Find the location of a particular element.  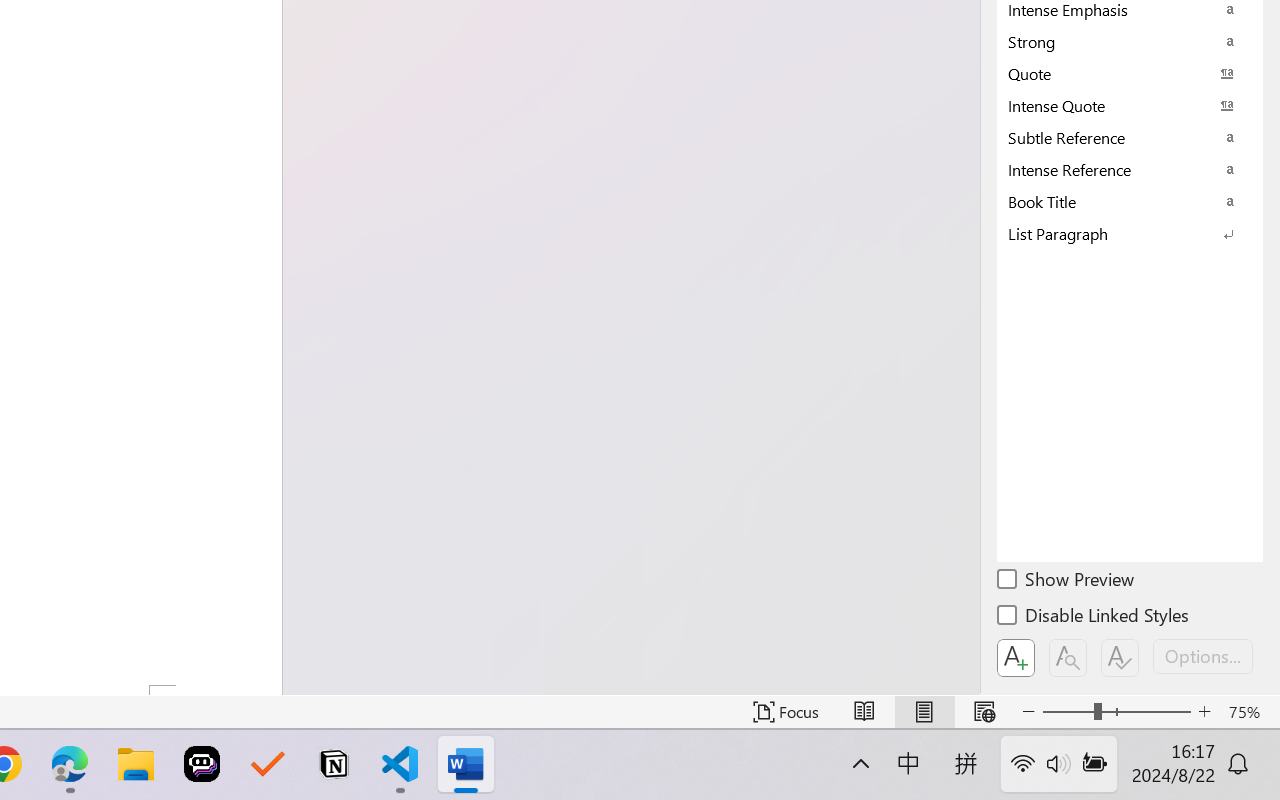

'Intense Reference' is located at coordinates (1130, 168).